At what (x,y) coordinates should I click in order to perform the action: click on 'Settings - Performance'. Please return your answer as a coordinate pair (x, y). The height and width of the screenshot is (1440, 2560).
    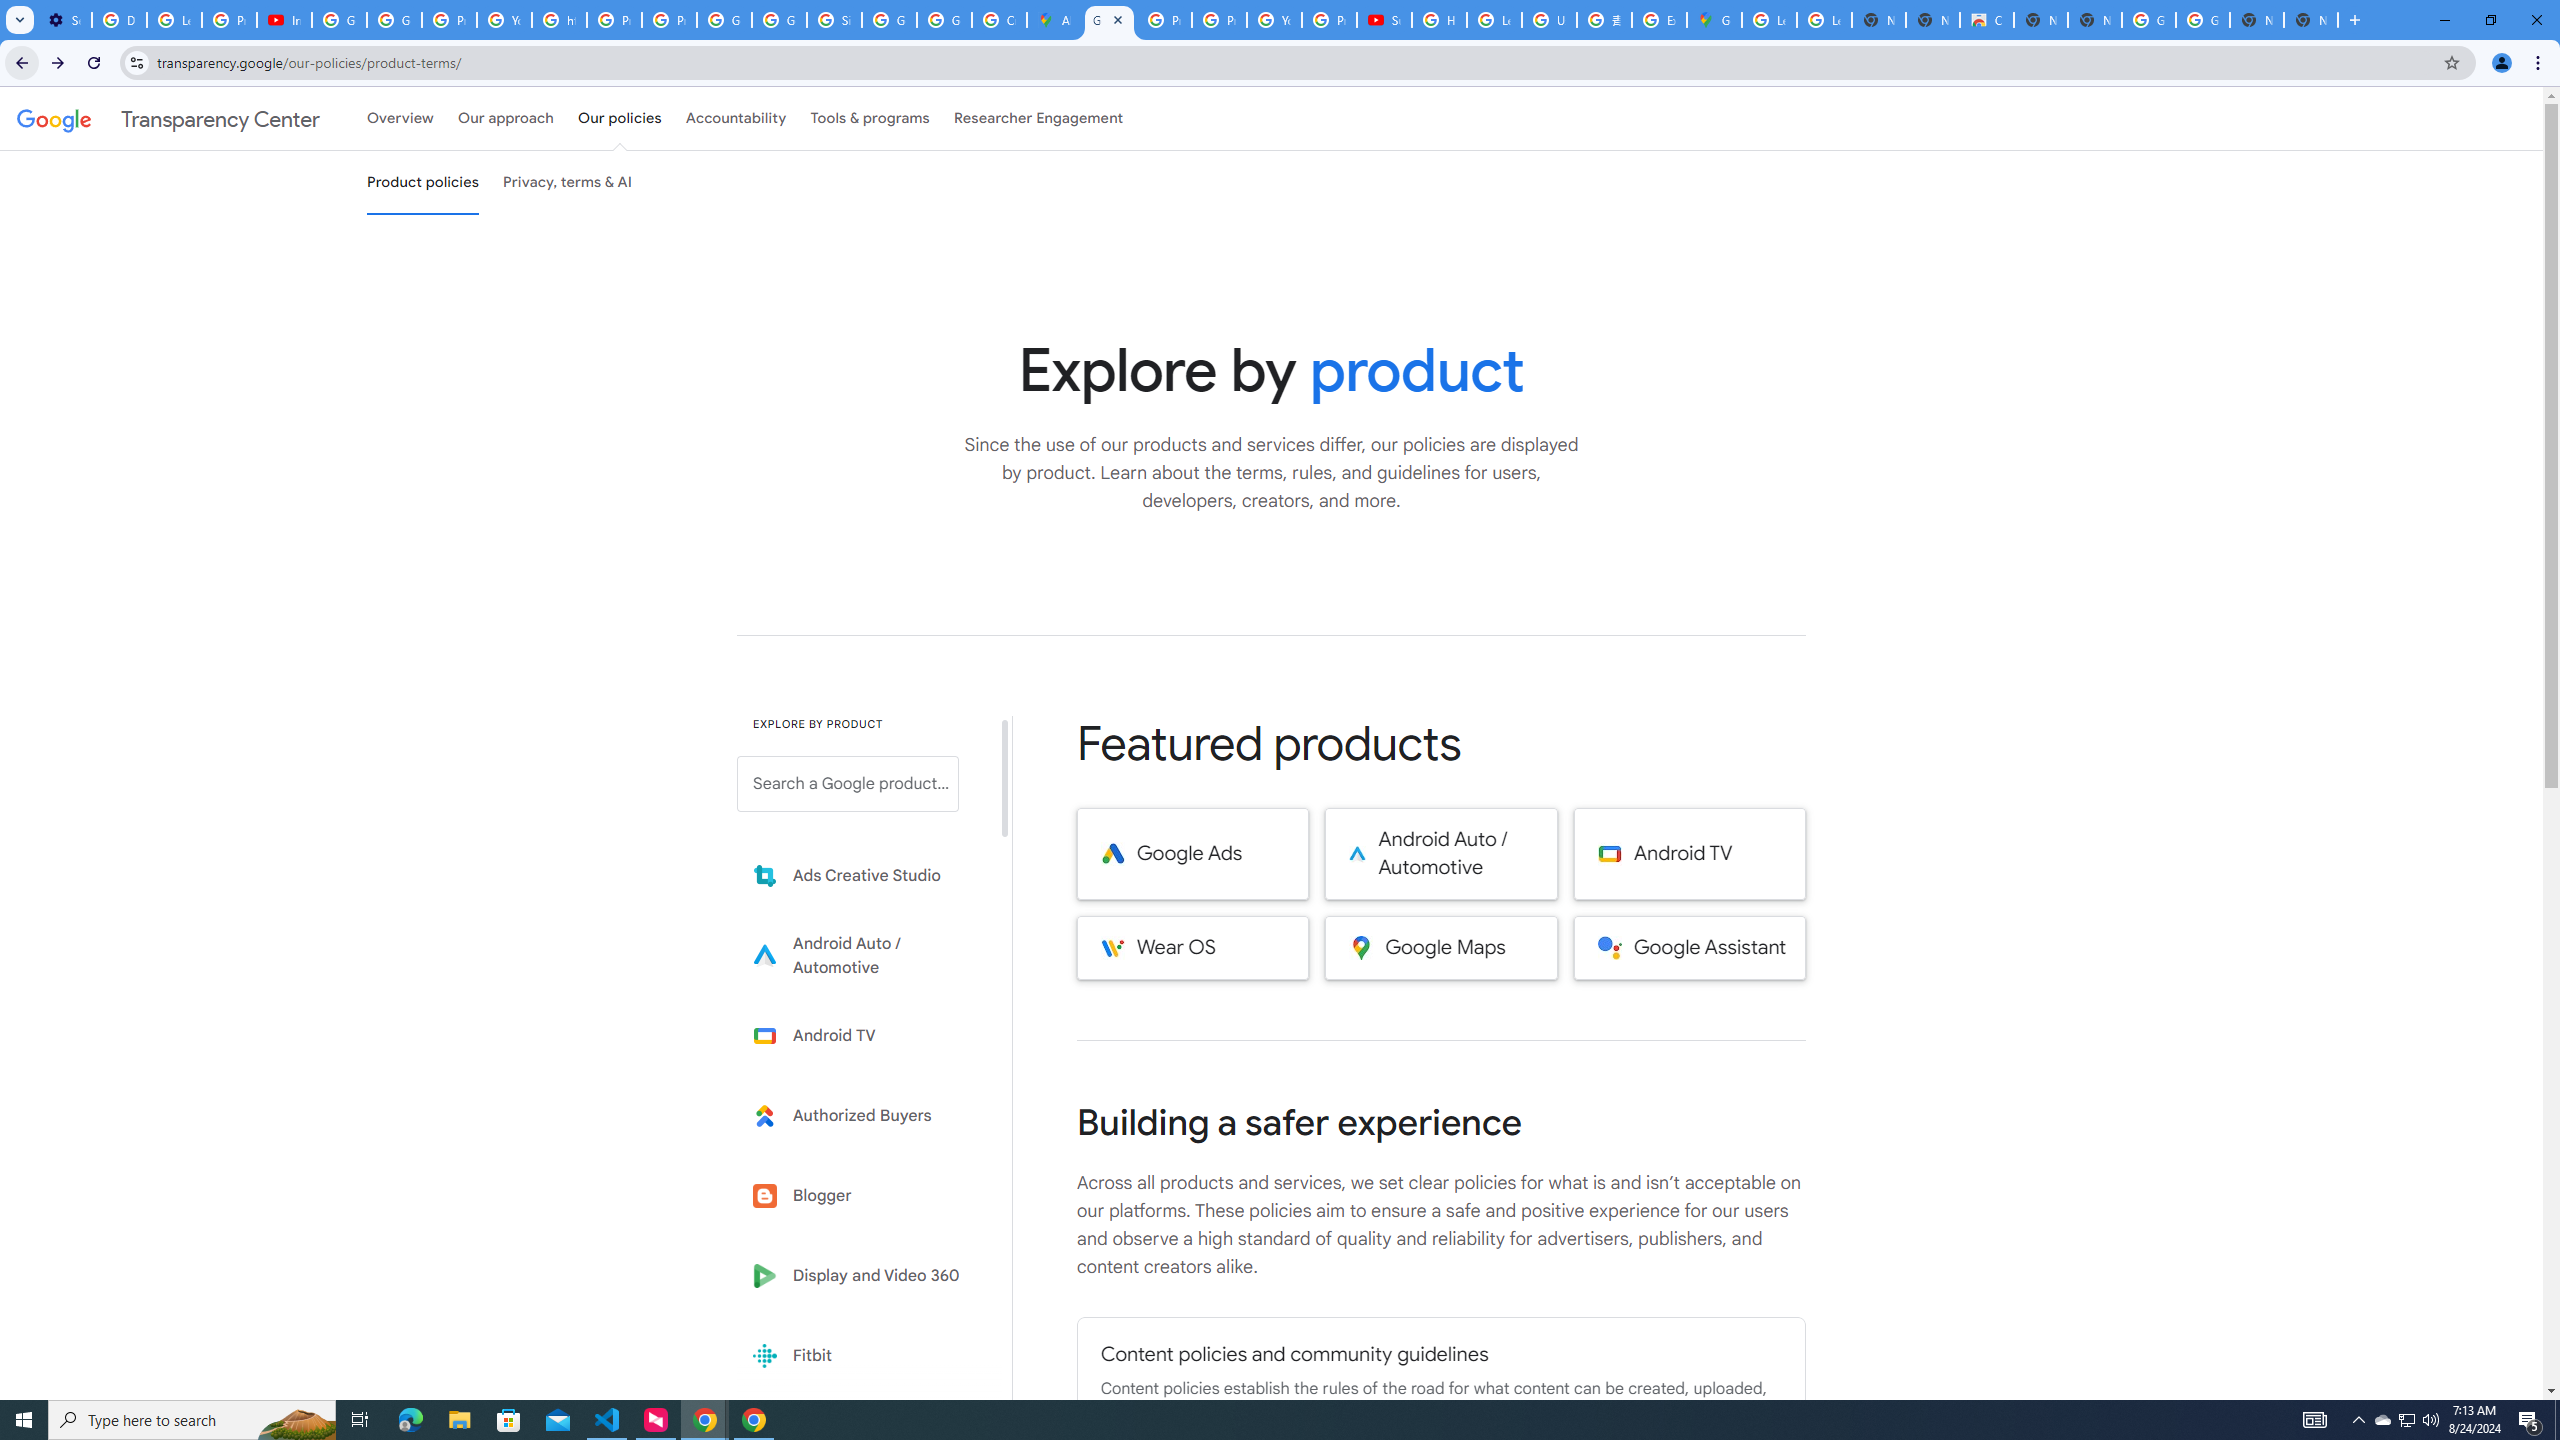
    Looking at the image, I should click on (64, 19).